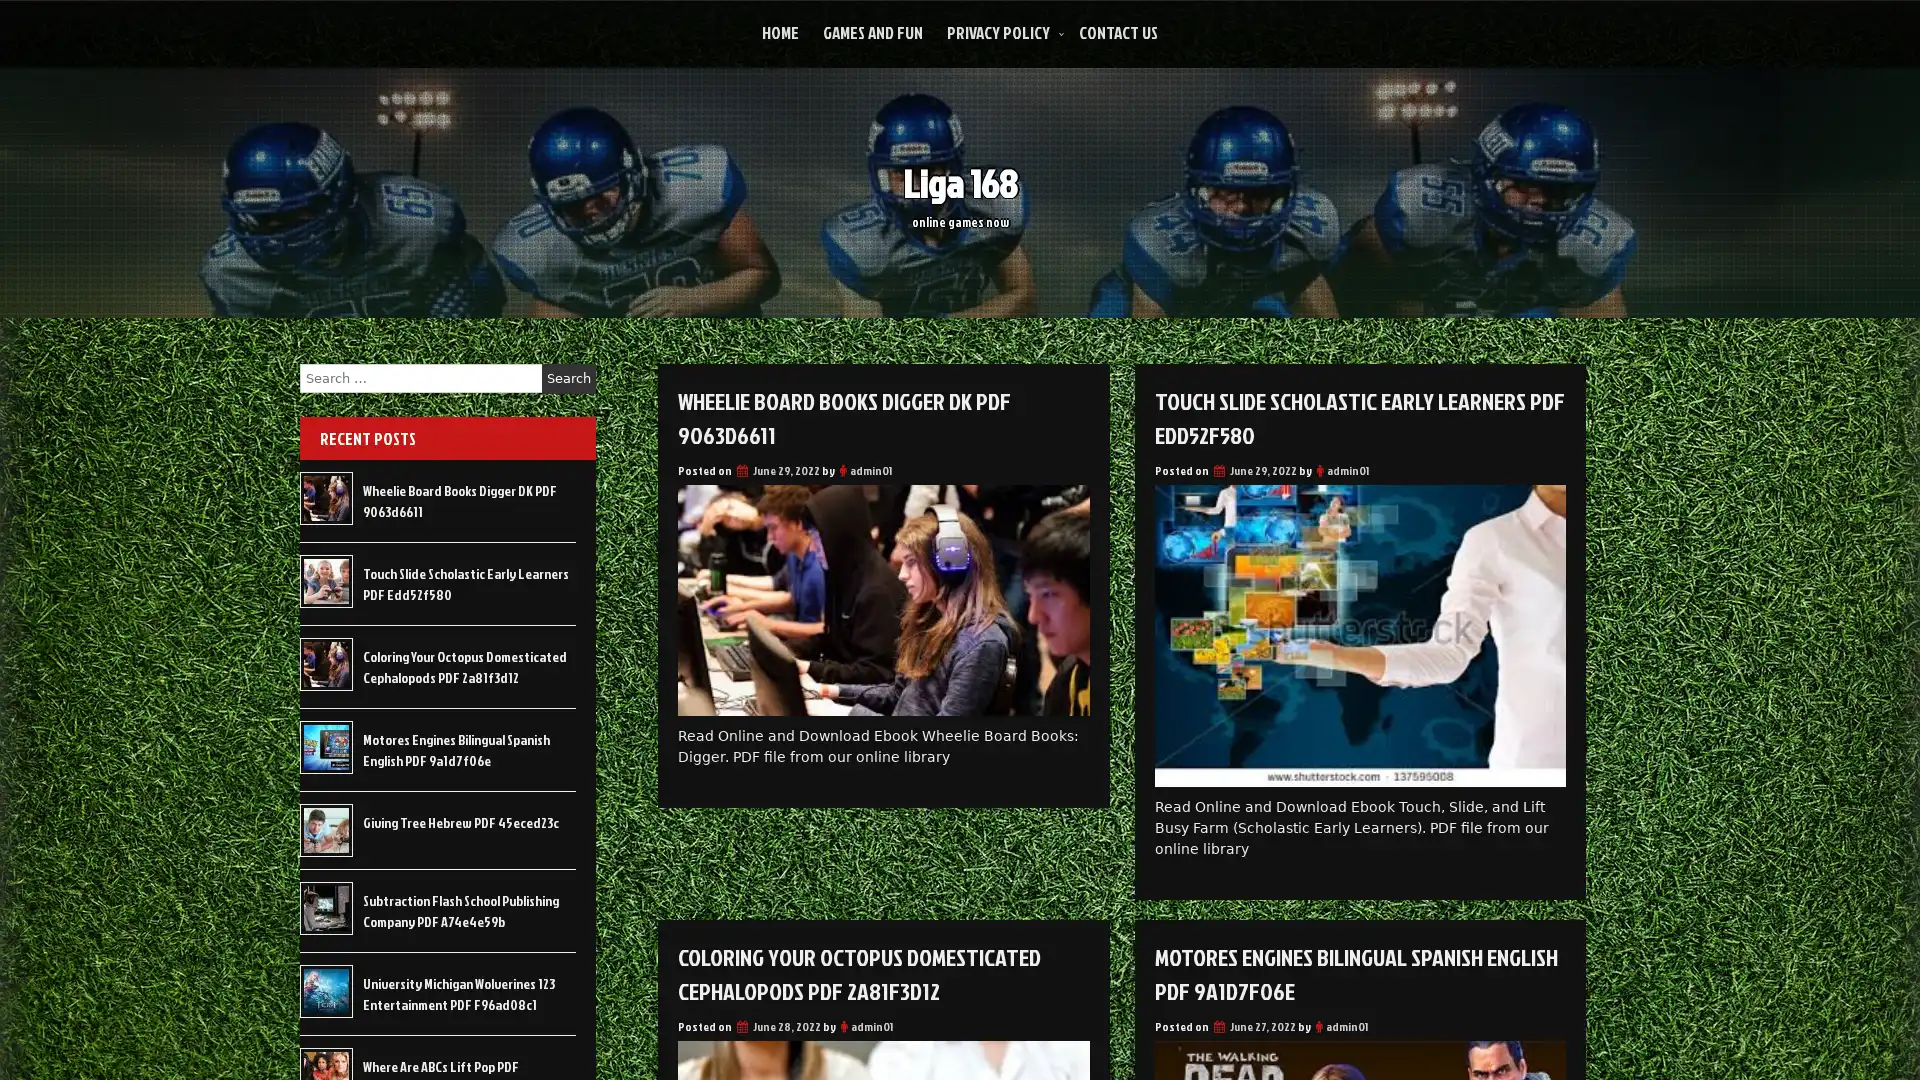 Image resolution: width=1920 pixels, height=1080 pixels. Describe the element at coordinates (568, 378) in the screenshot. I see `Search` at that location.